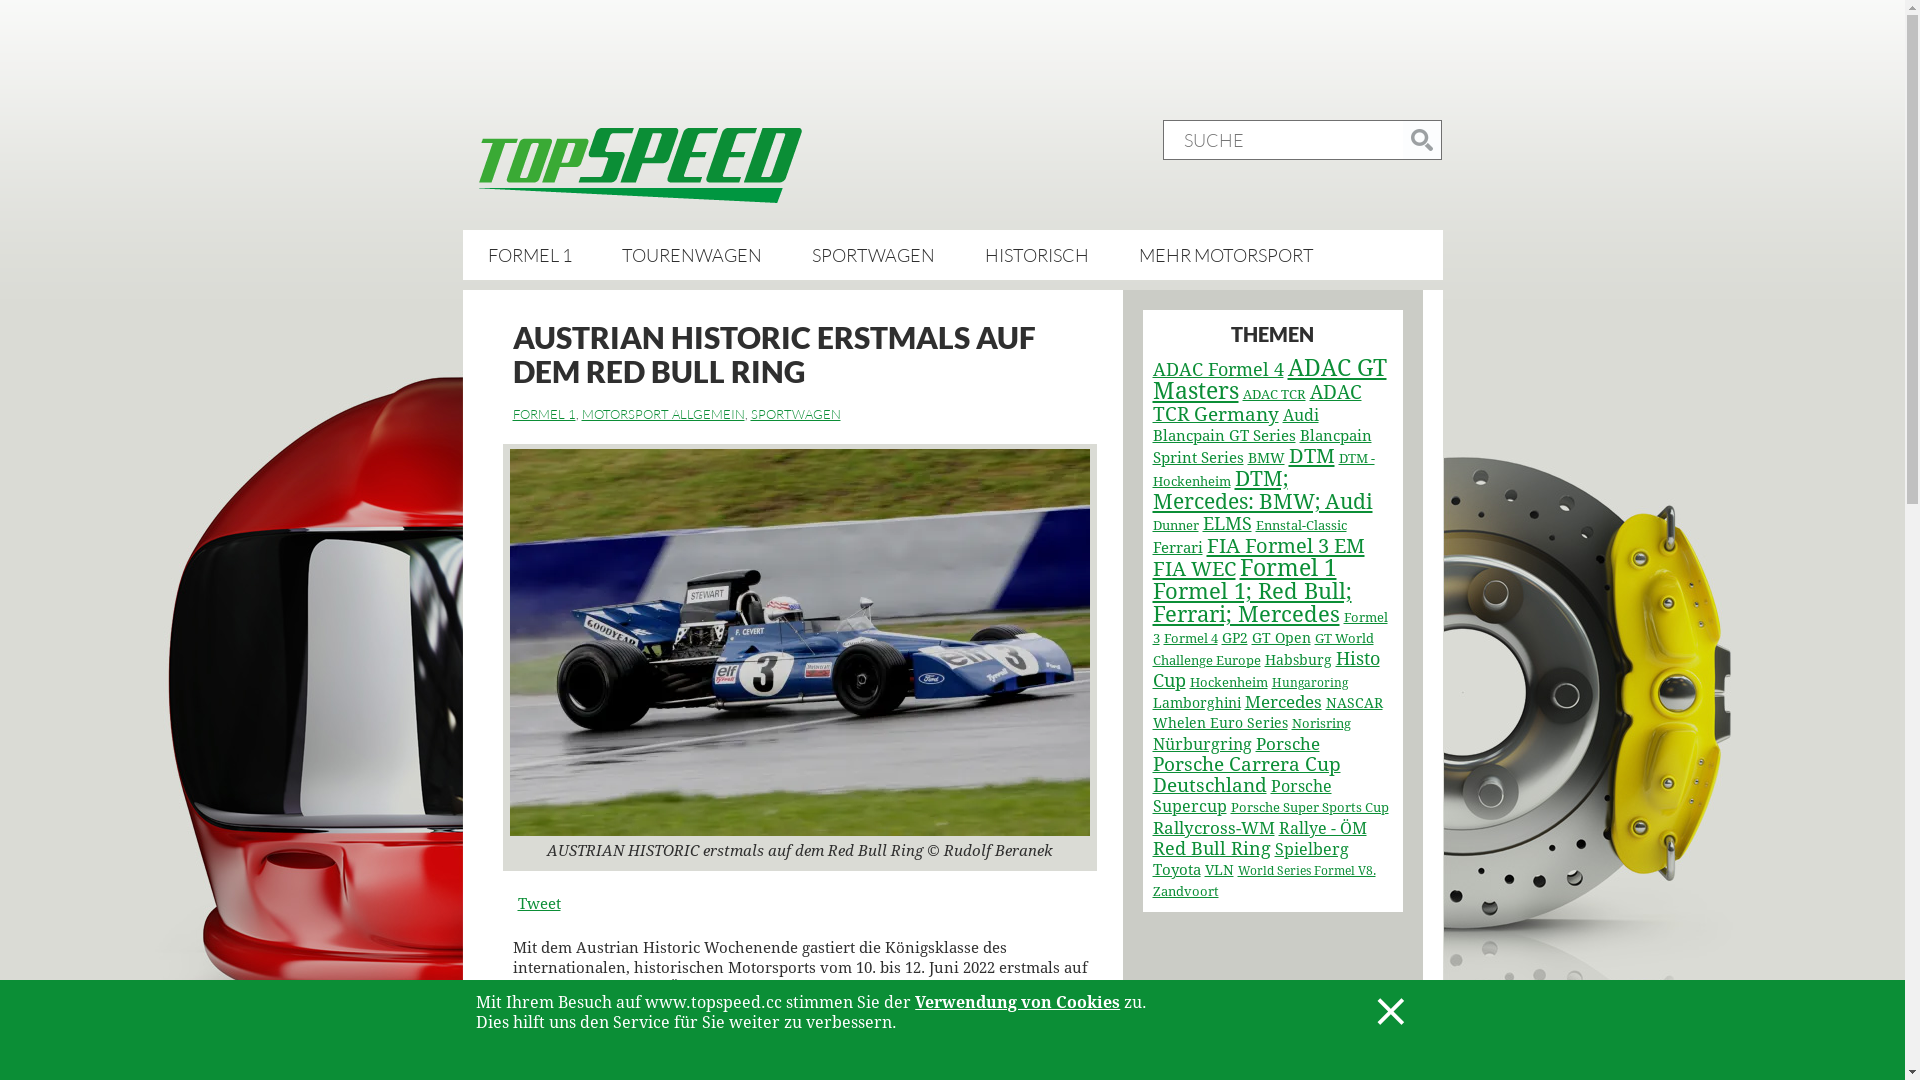 The width and height of the screenshot is (1920, 1080). Describe the element at coordinates (1267, 379) in the screenshot. I see `'ADAC GT Masters'` at that location.